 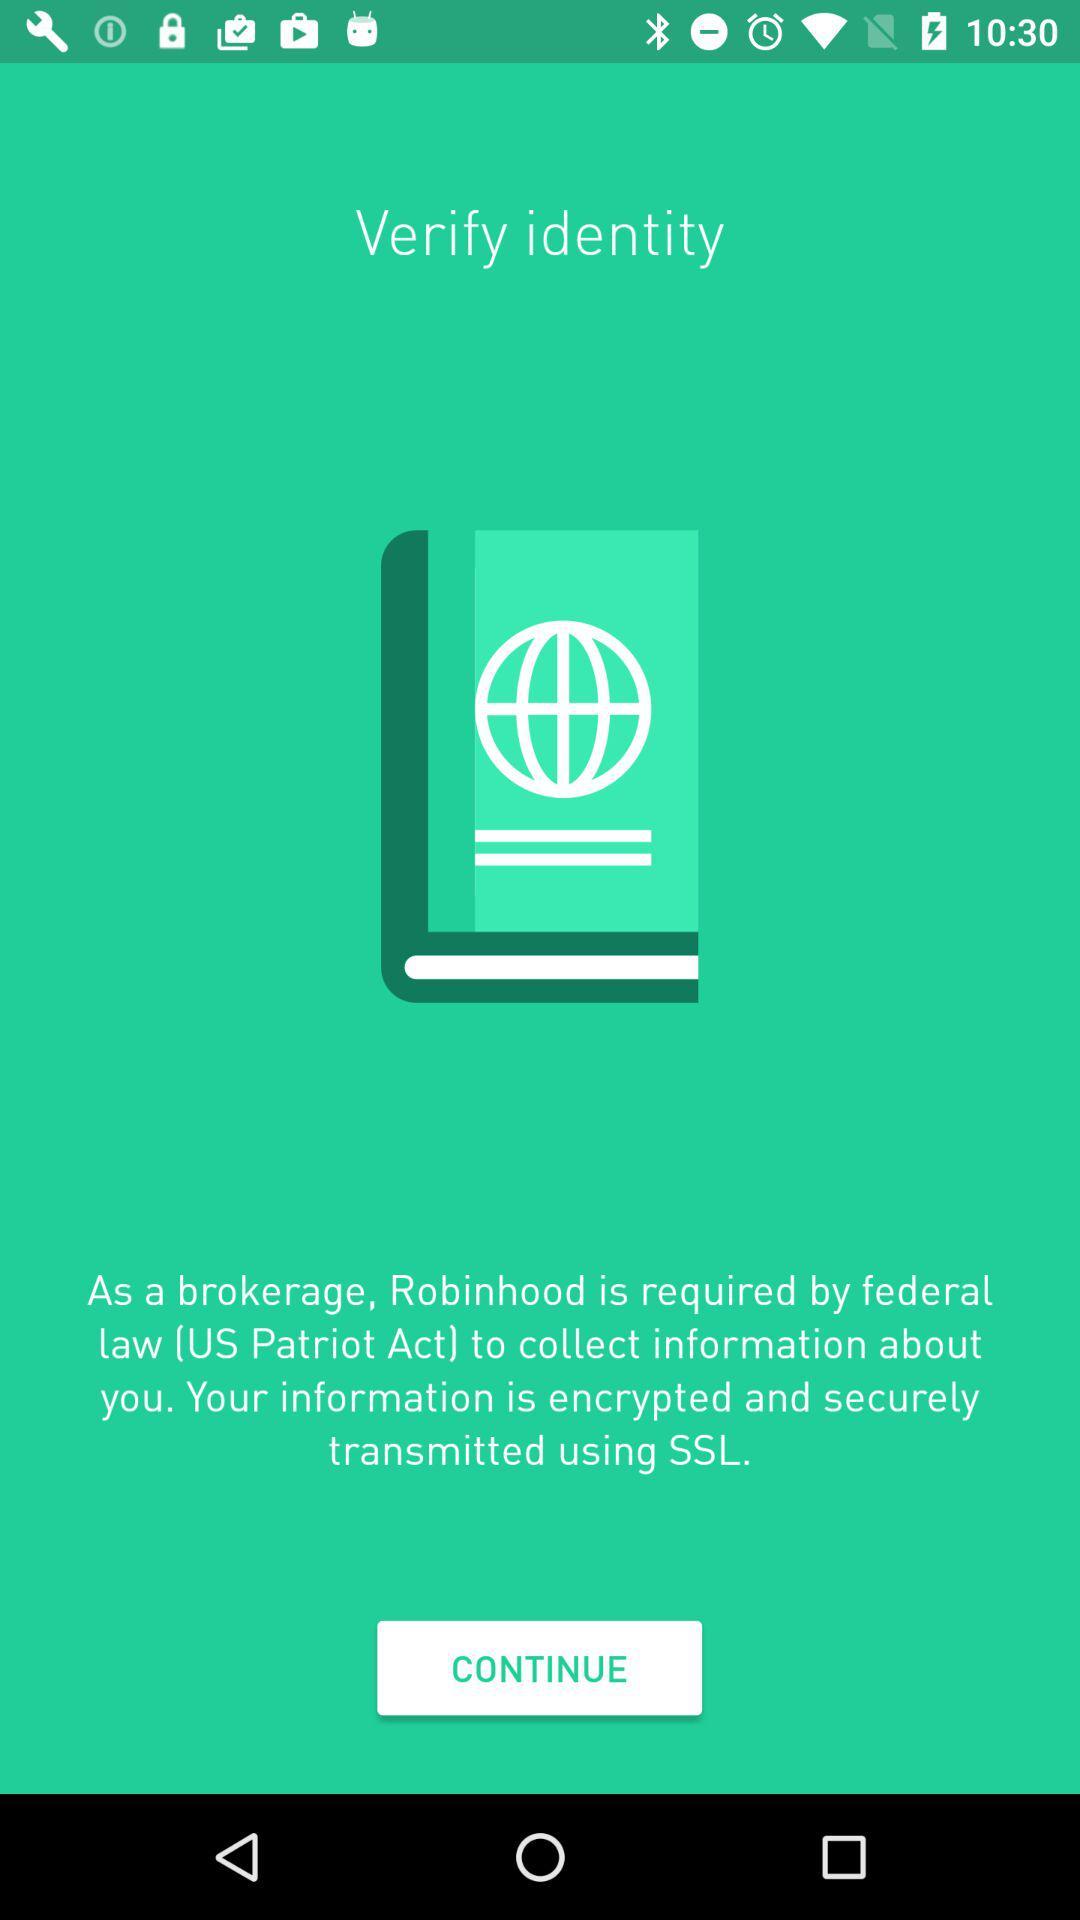 What do you see at coordinates (538, 1668) in the screenshot?
I see `the item below as a brokerage icon` at bounding box center [538, 1668].